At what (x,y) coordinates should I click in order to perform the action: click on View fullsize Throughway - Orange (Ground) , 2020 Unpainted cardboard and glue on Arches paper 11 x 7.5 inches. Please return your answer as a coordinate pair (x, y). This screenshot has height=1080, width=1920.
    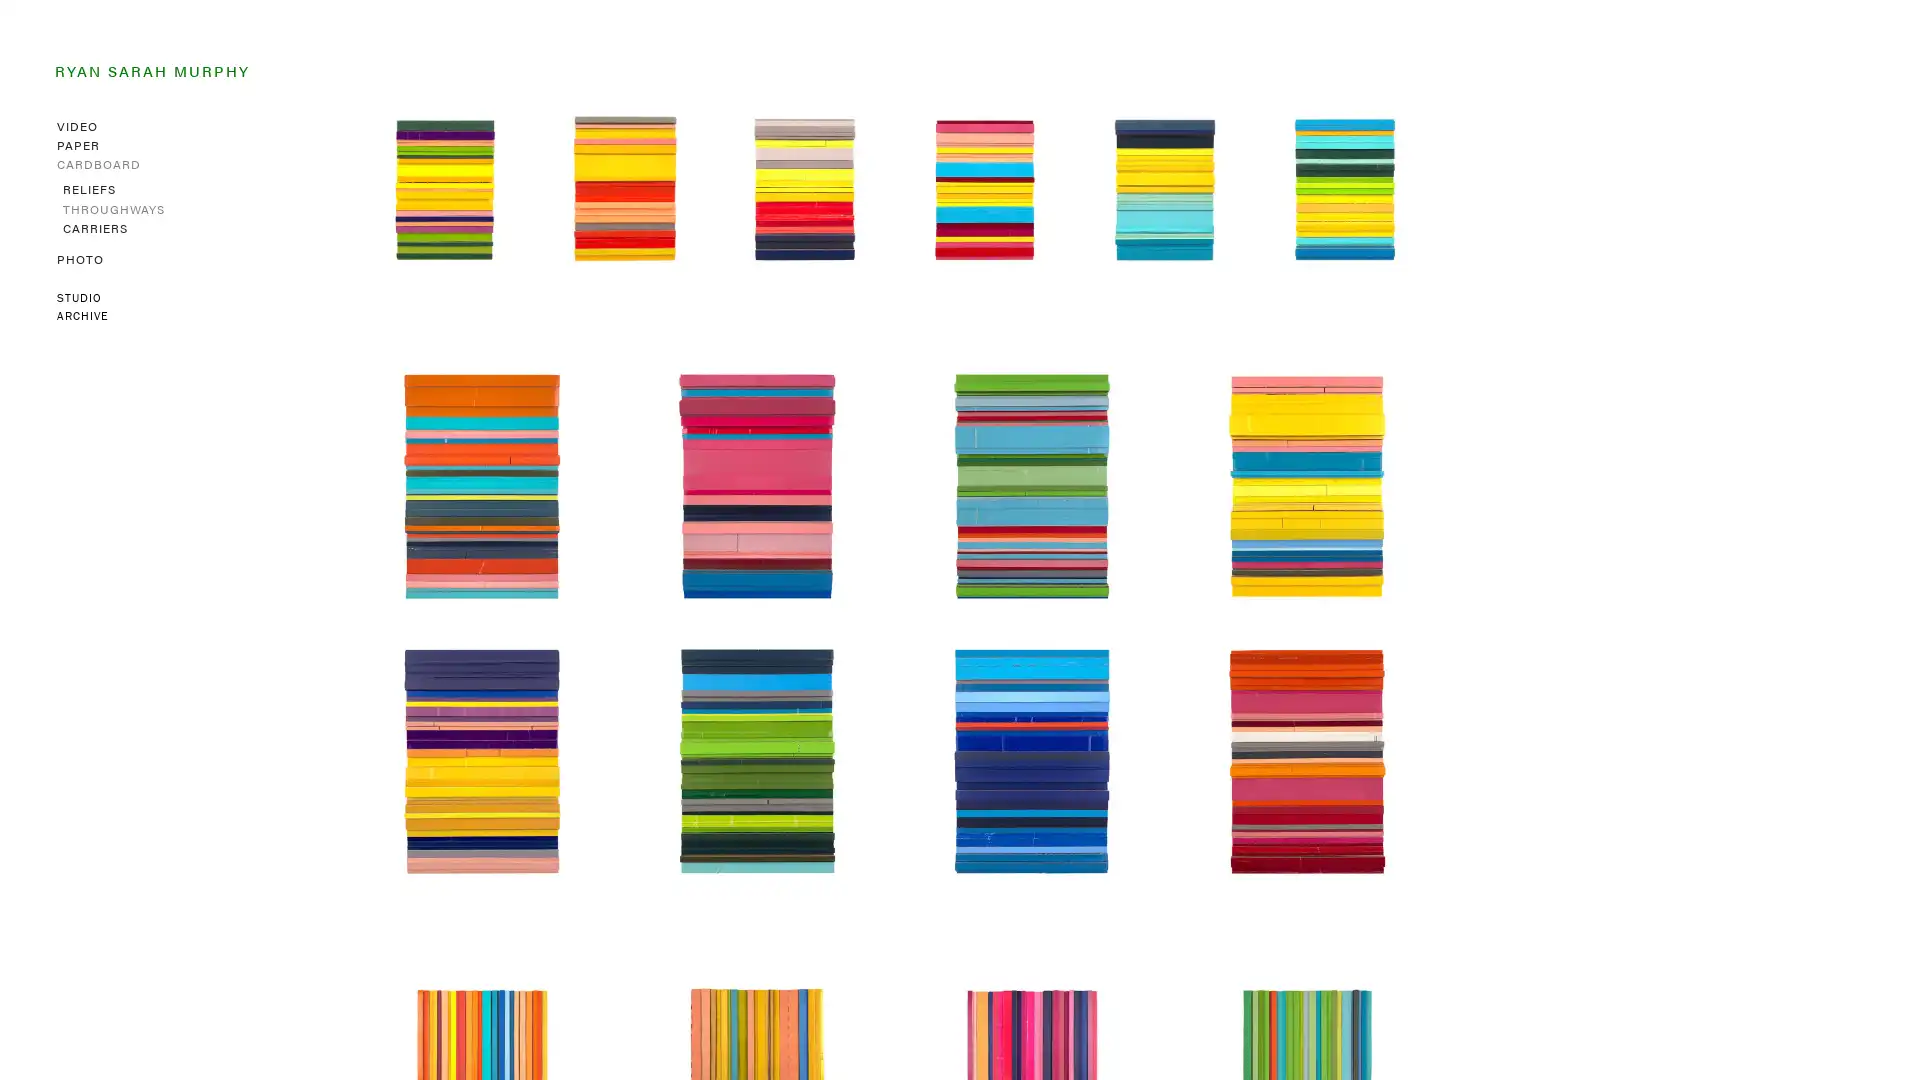
    Looking at the image, I should click on (482, 486).